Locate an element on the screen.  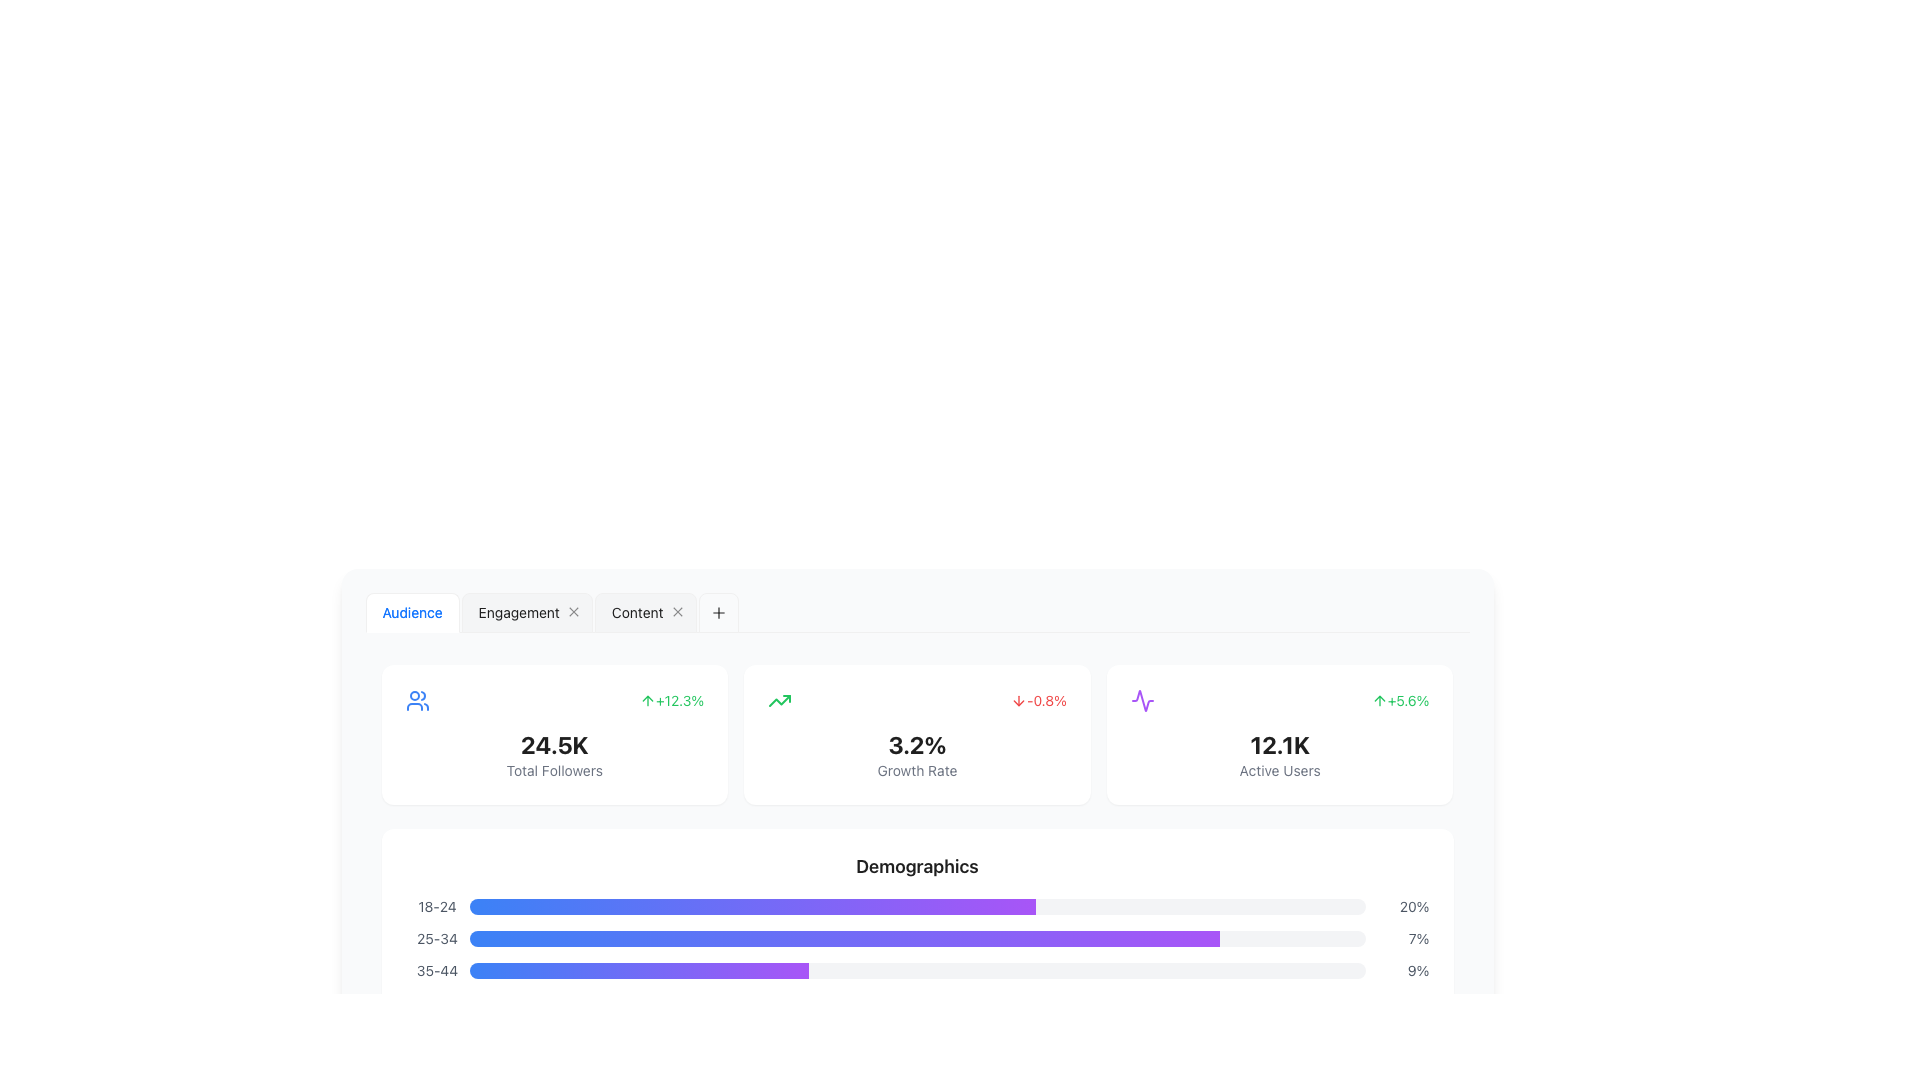
the 'X' icon button located to the right of the 'Content' text tab in the tabbed interface is located at coordinates (677, 612).